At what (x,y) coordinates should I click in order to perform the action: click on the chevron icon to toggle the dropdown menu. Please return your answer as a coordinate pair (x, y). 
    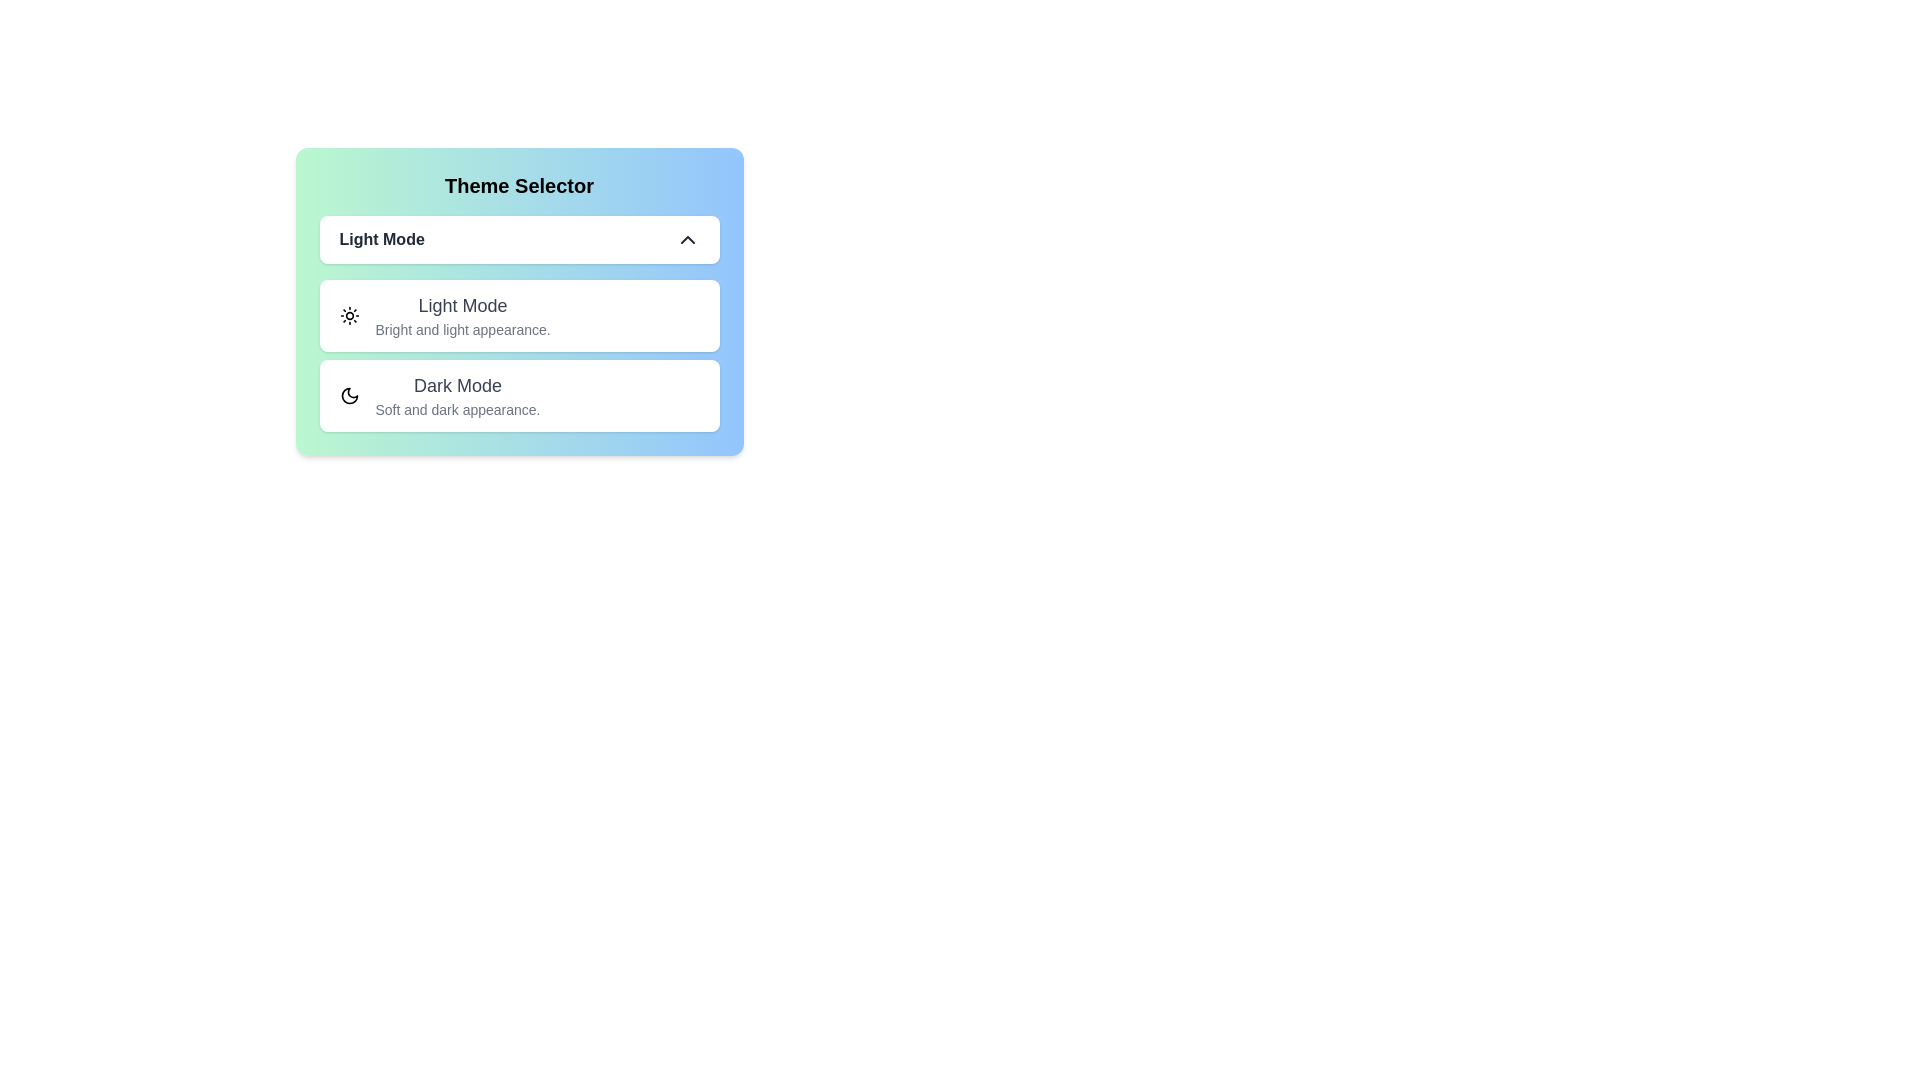
    Looking at the image, I should click on (687, 238).